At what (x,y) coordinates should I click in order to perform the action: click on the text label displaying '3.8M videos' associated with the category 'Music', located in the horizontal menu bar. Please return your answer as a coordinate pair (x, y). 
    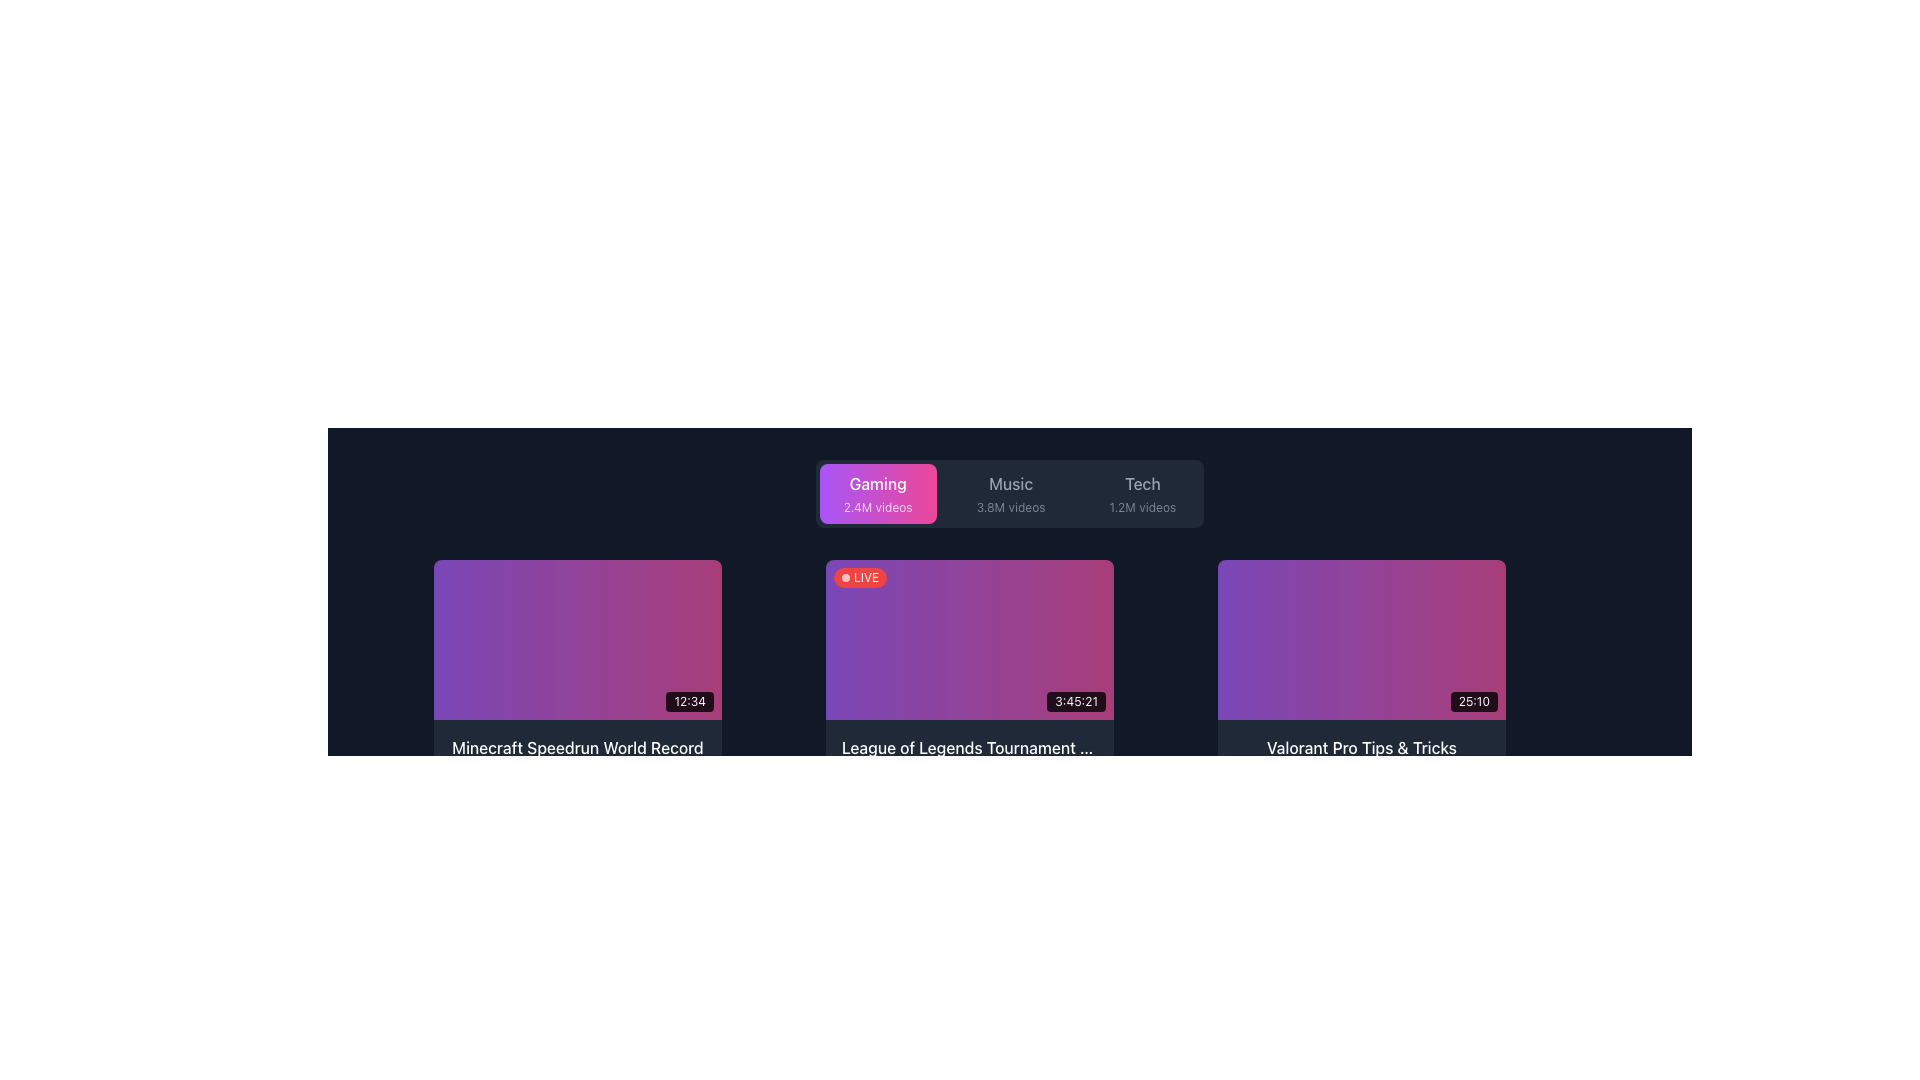
    Looking at the image, I should click on (1011, 507).